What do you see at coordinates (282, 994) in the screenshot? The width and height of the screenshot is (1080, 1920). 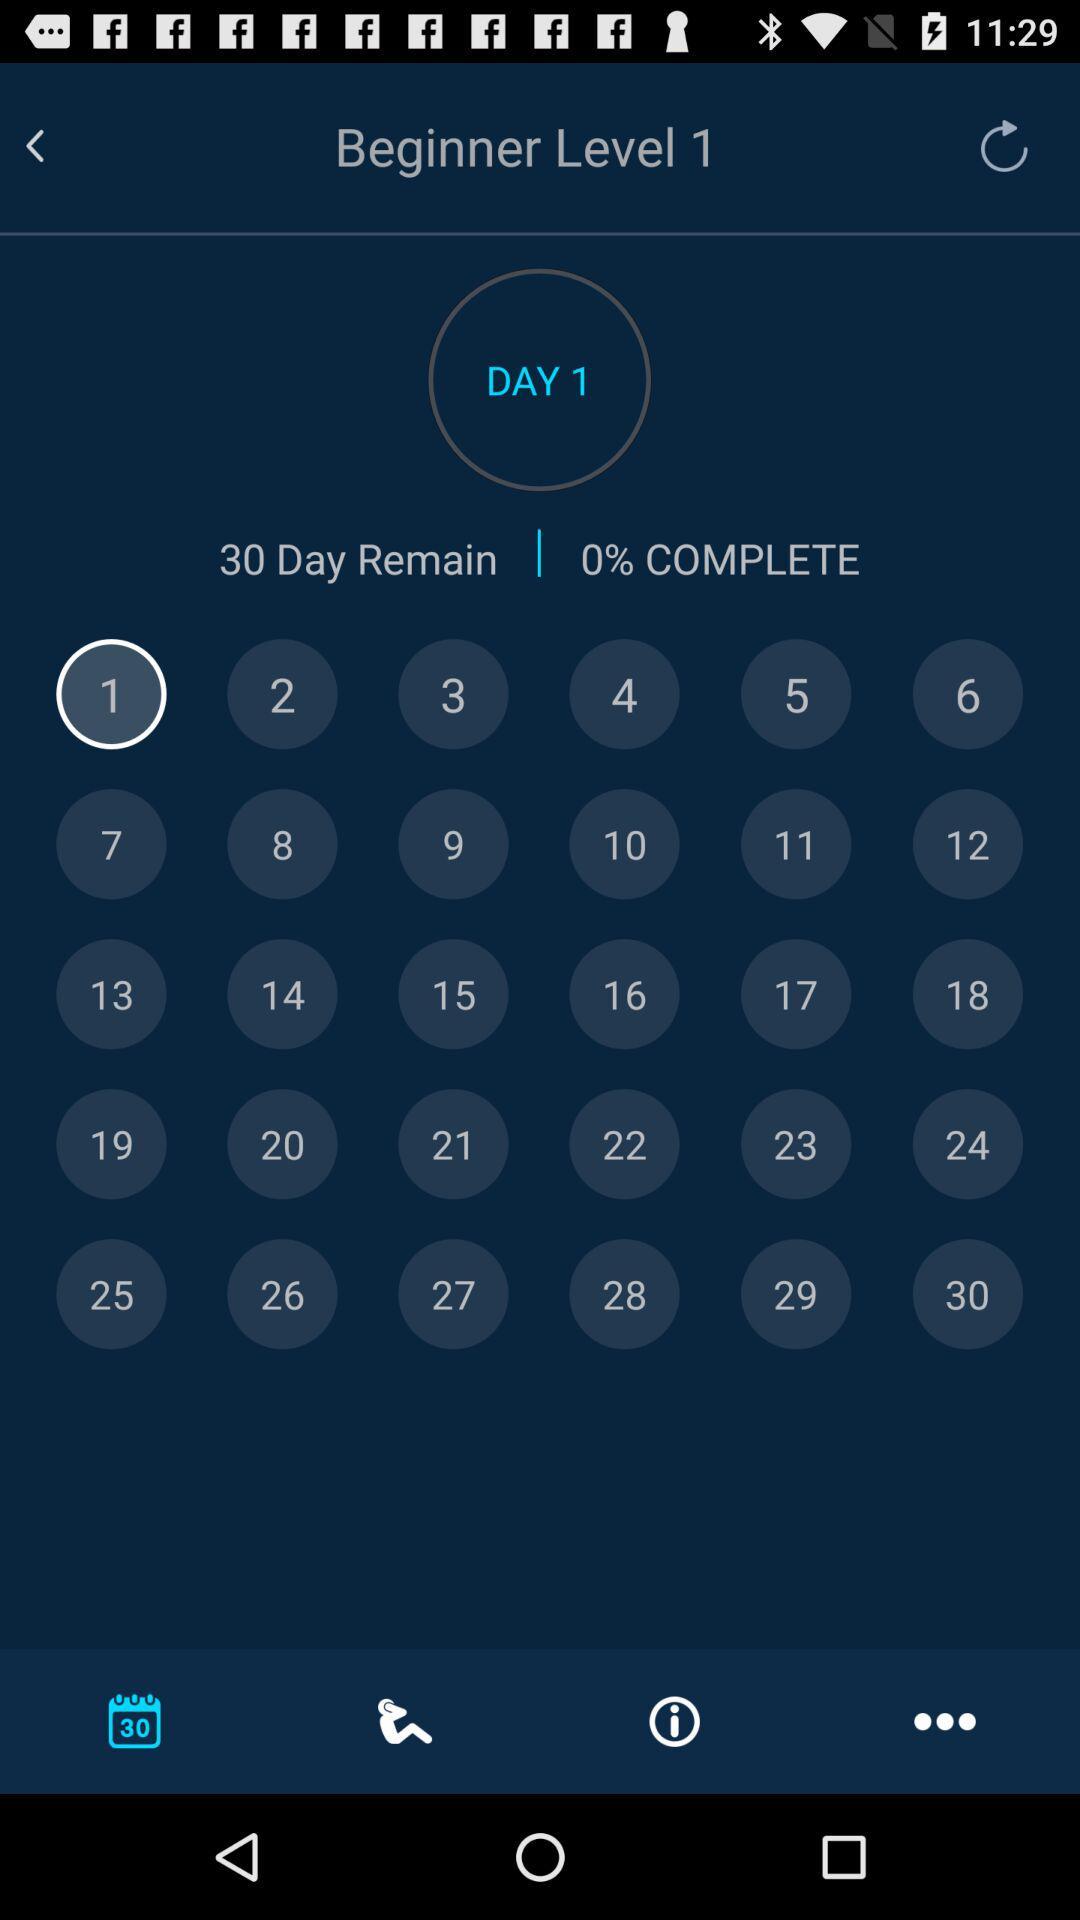 I see `14` at bounding box center [282, 994].